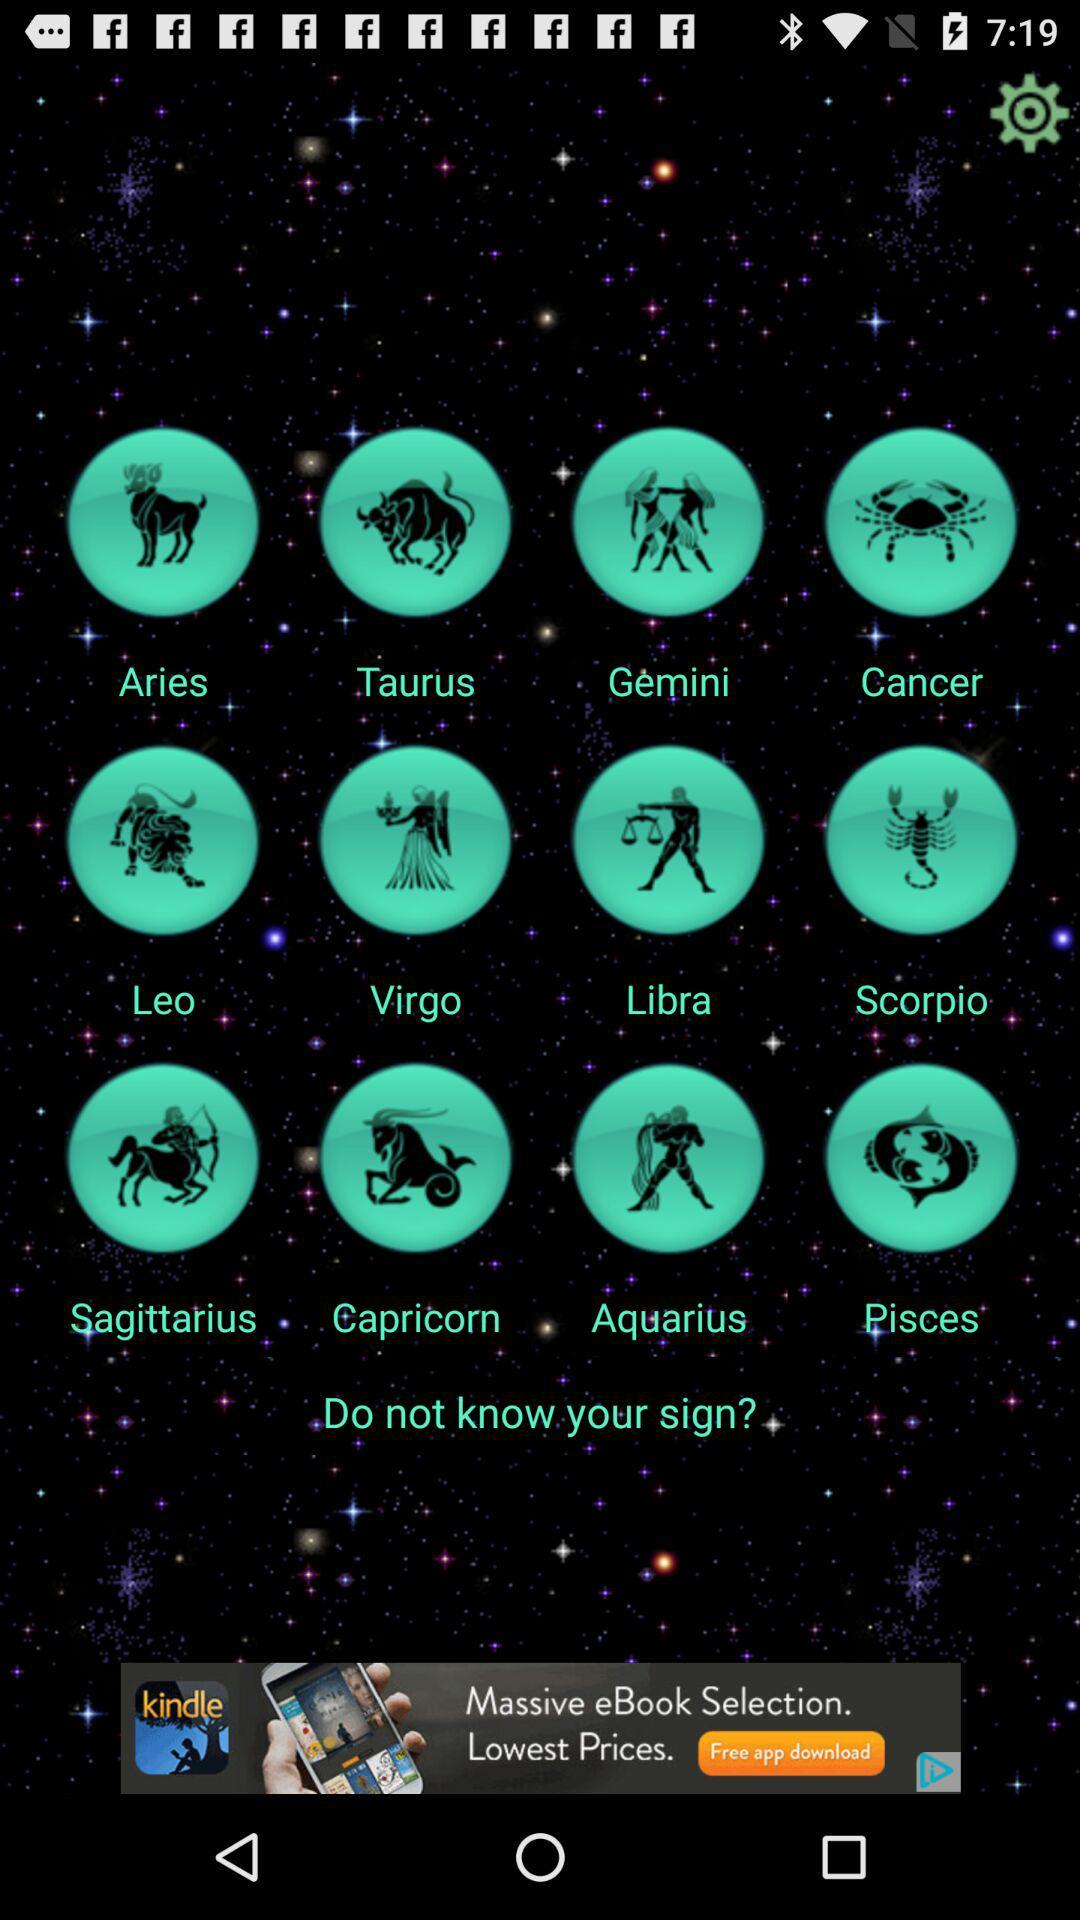 This screenshot has width=1080, height=1920. I want to click on settings, so click(1029, 112).